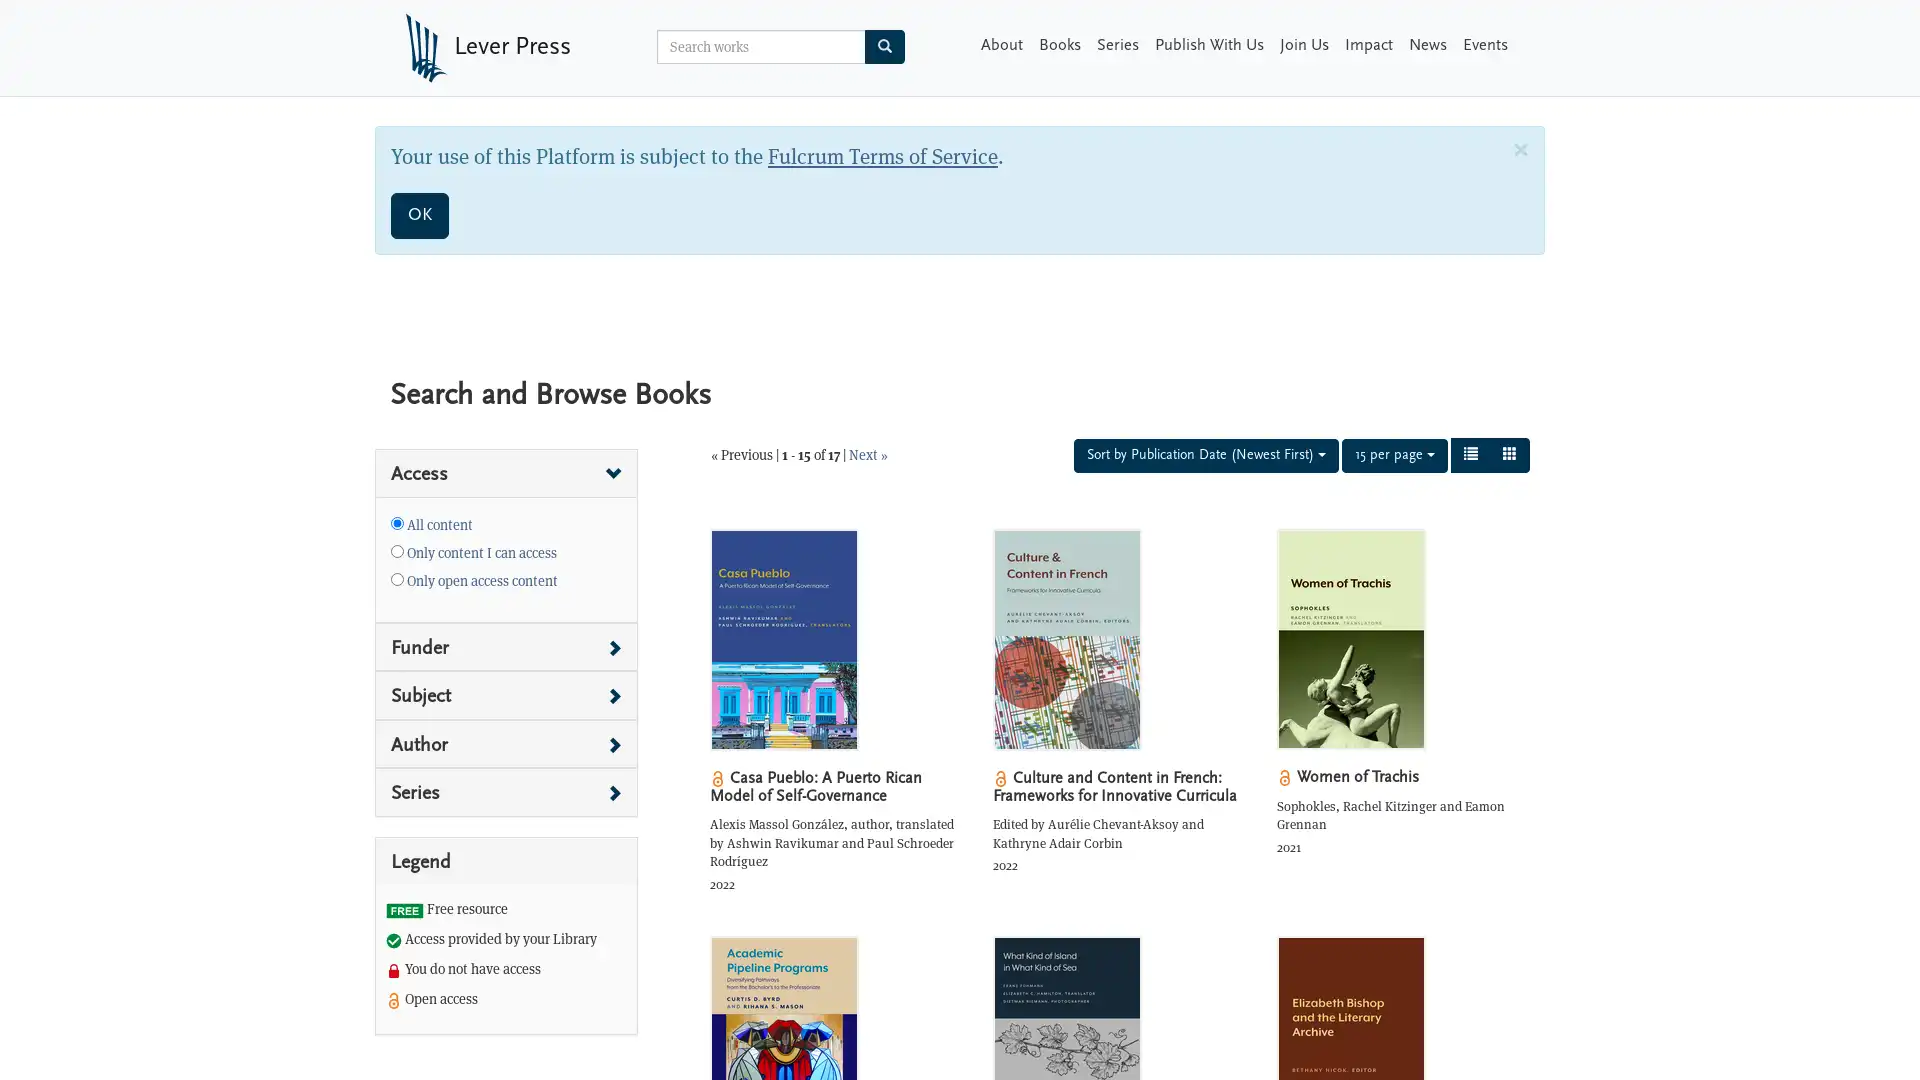 This screenshot has height=1080, width=1920. Describe the element at coordinates (505, 790) in the screenshot. I see `Filter search results by Series` at that location.